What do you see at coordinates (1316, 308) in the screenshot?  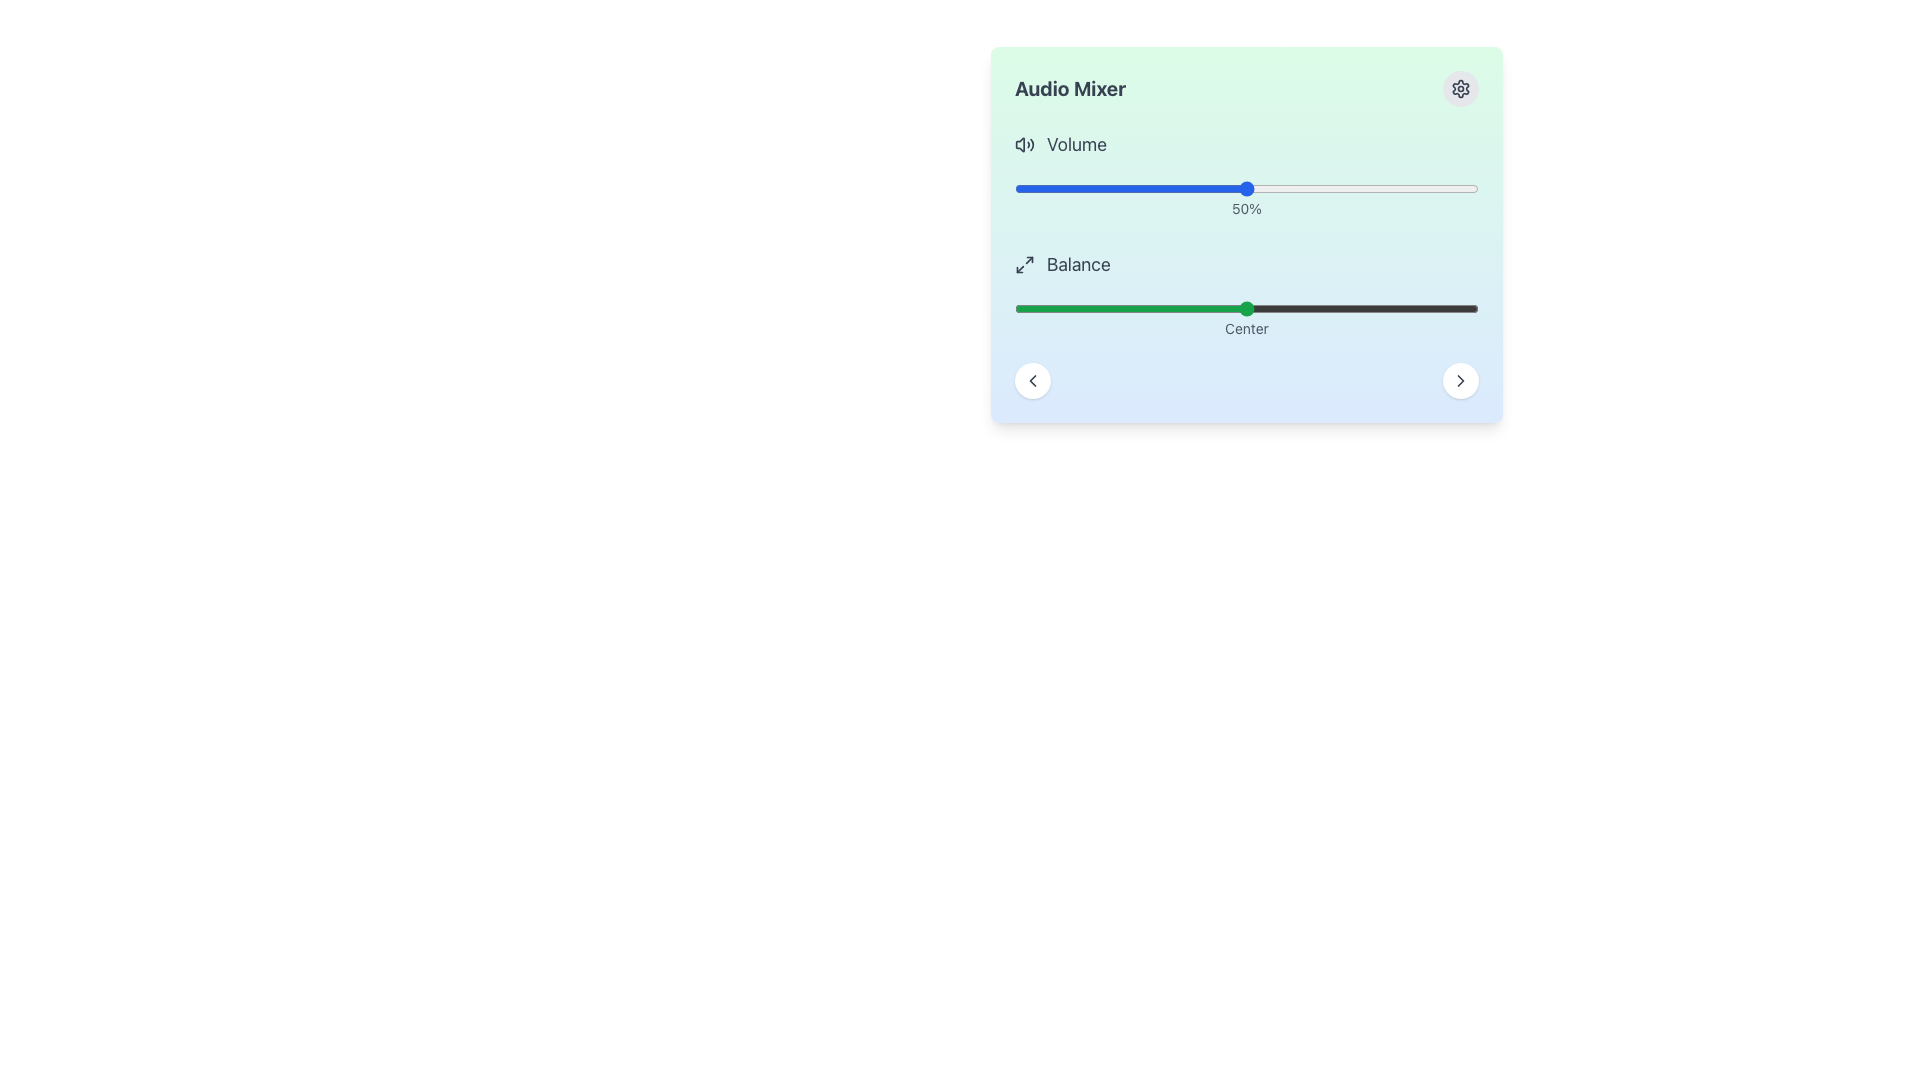 I see `balance` at bounding box center [1316, 308].